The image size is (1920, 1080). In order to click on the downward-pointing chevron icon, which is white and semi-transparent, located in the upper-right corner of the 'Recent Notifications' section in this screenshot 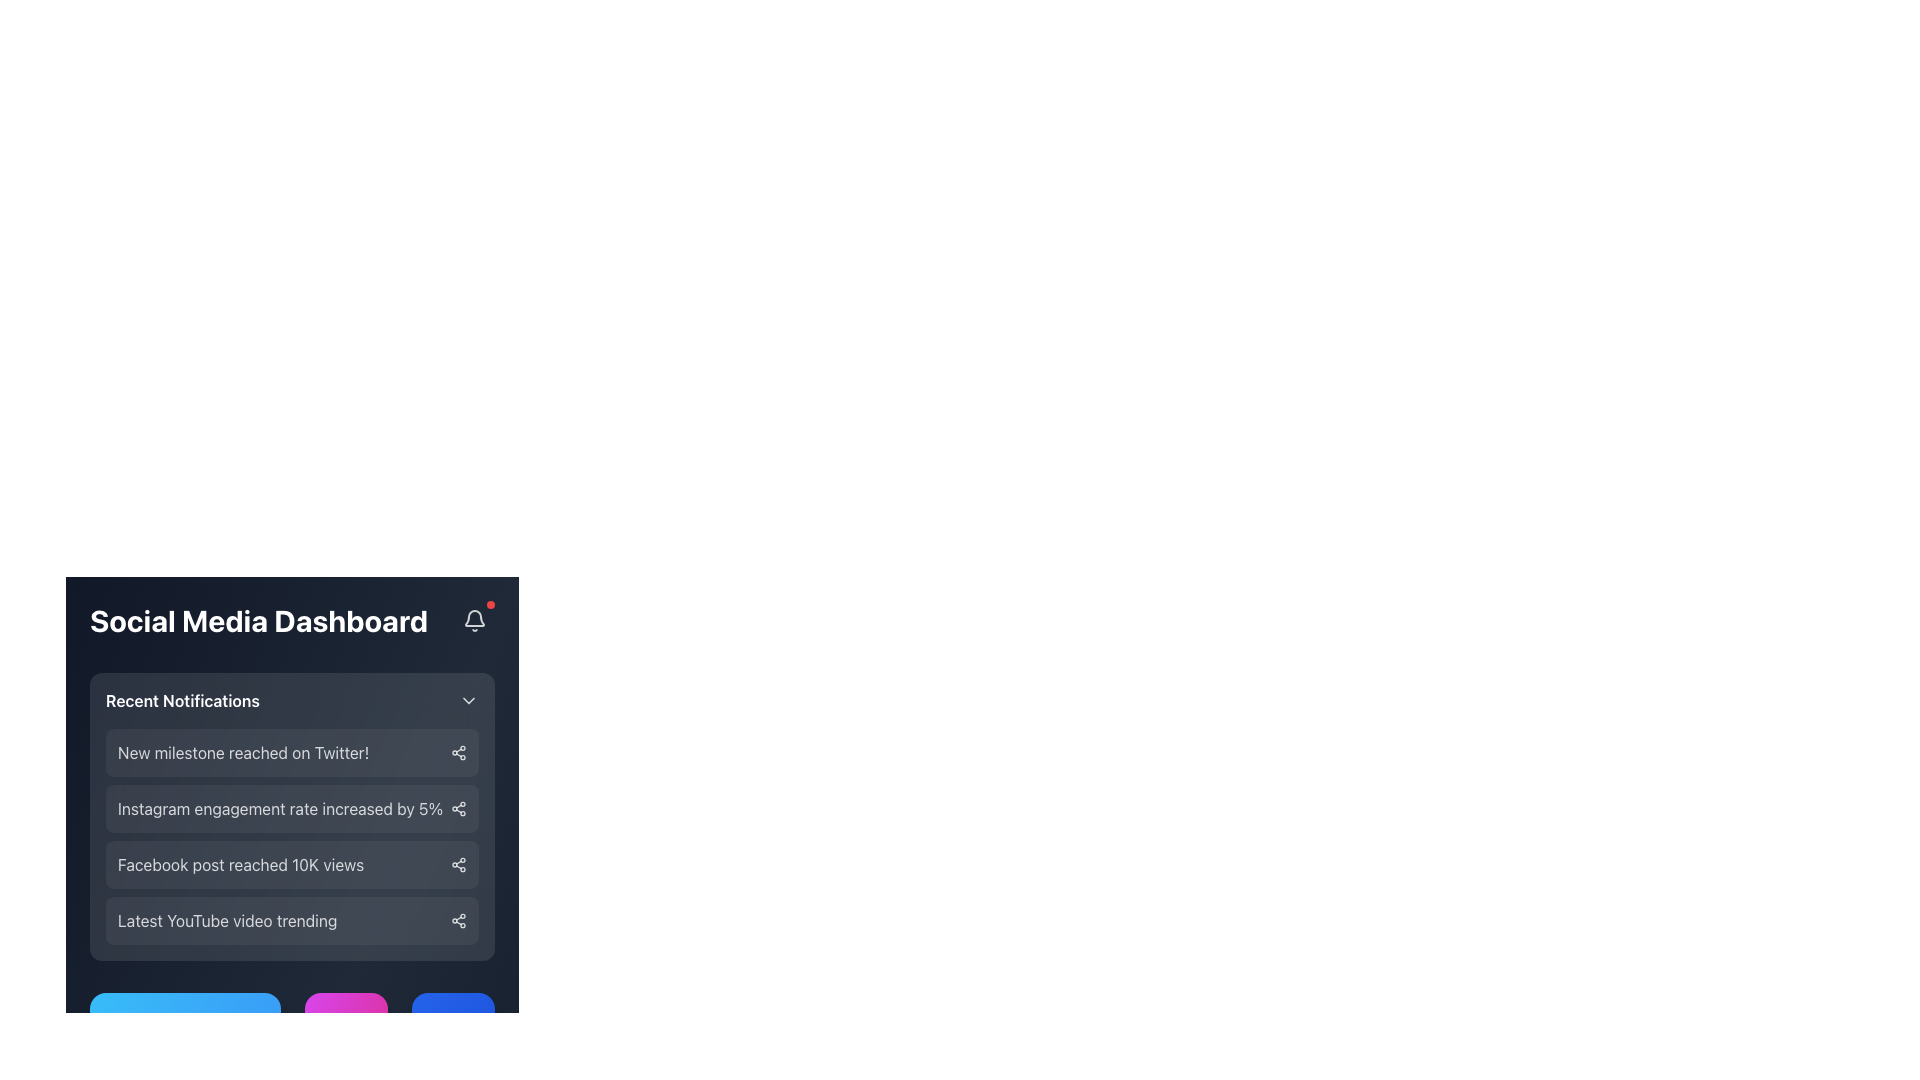, I will do `click(468, 700)`.